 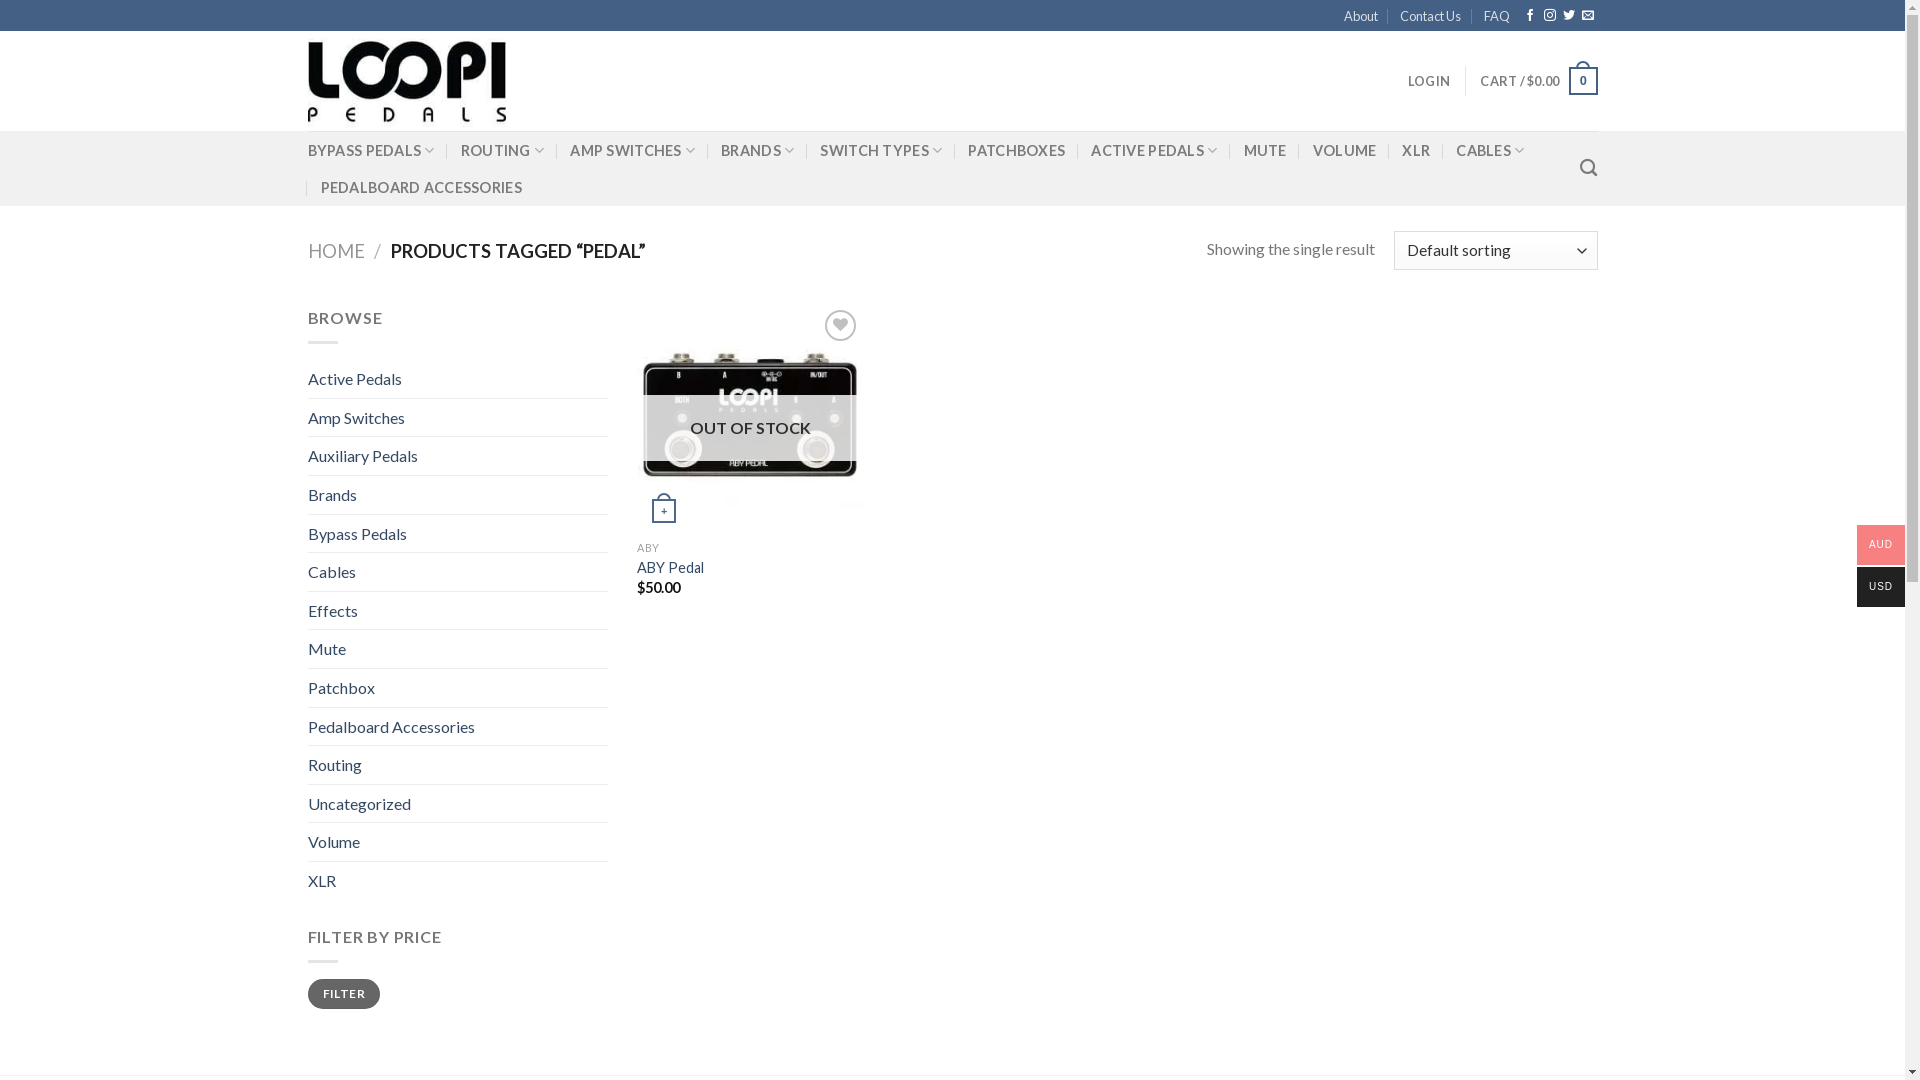 What do you see at coordinates (1587, 15) in the screenshot?
I see `'Send us an email'` at bounding box center [1587, 15].